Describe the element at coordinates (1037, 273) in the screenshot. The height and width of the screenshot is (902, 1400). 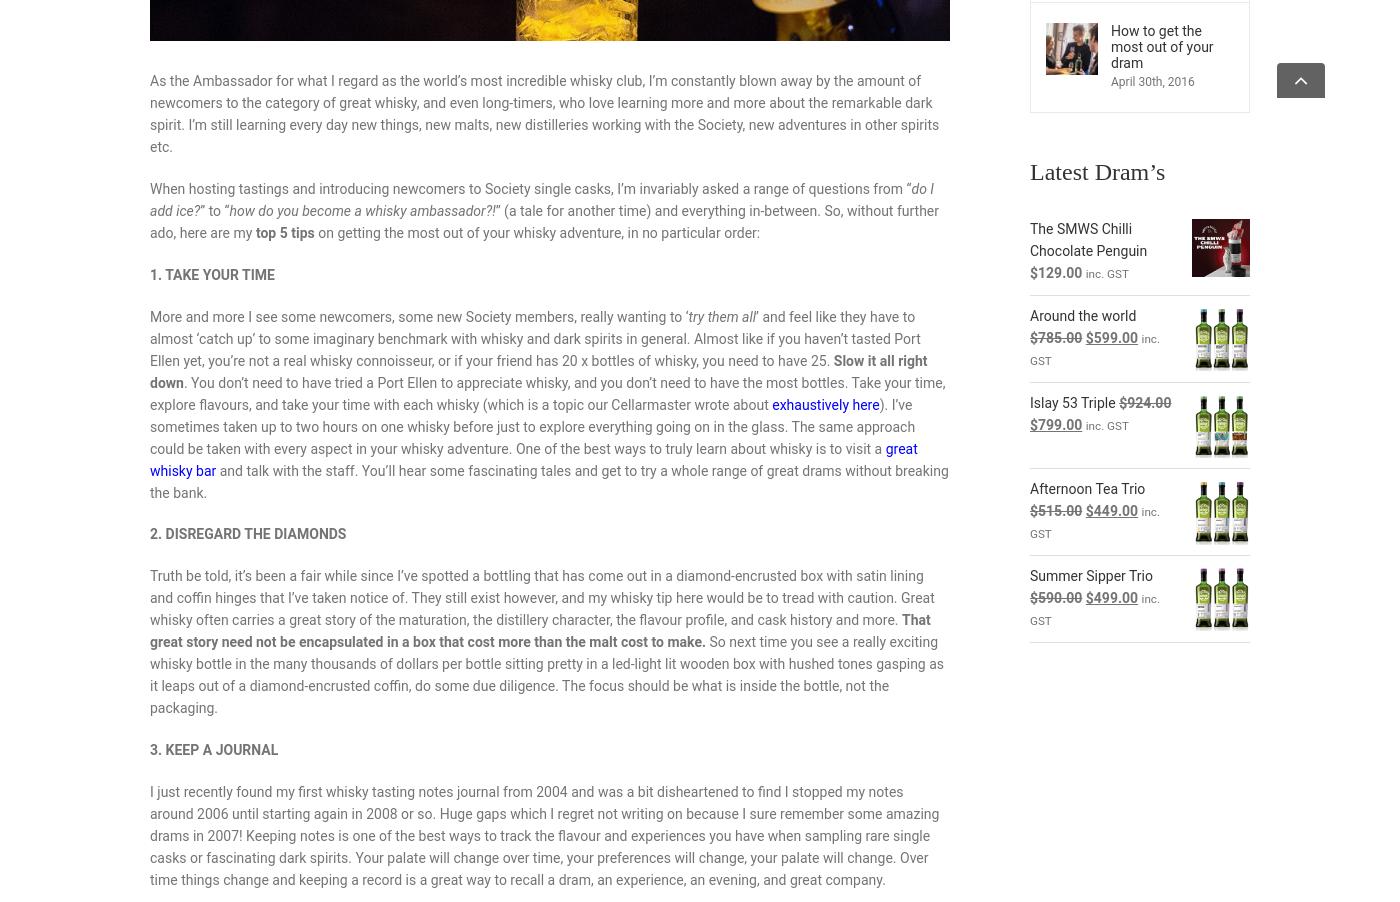
I see `'129.00'` at that location.